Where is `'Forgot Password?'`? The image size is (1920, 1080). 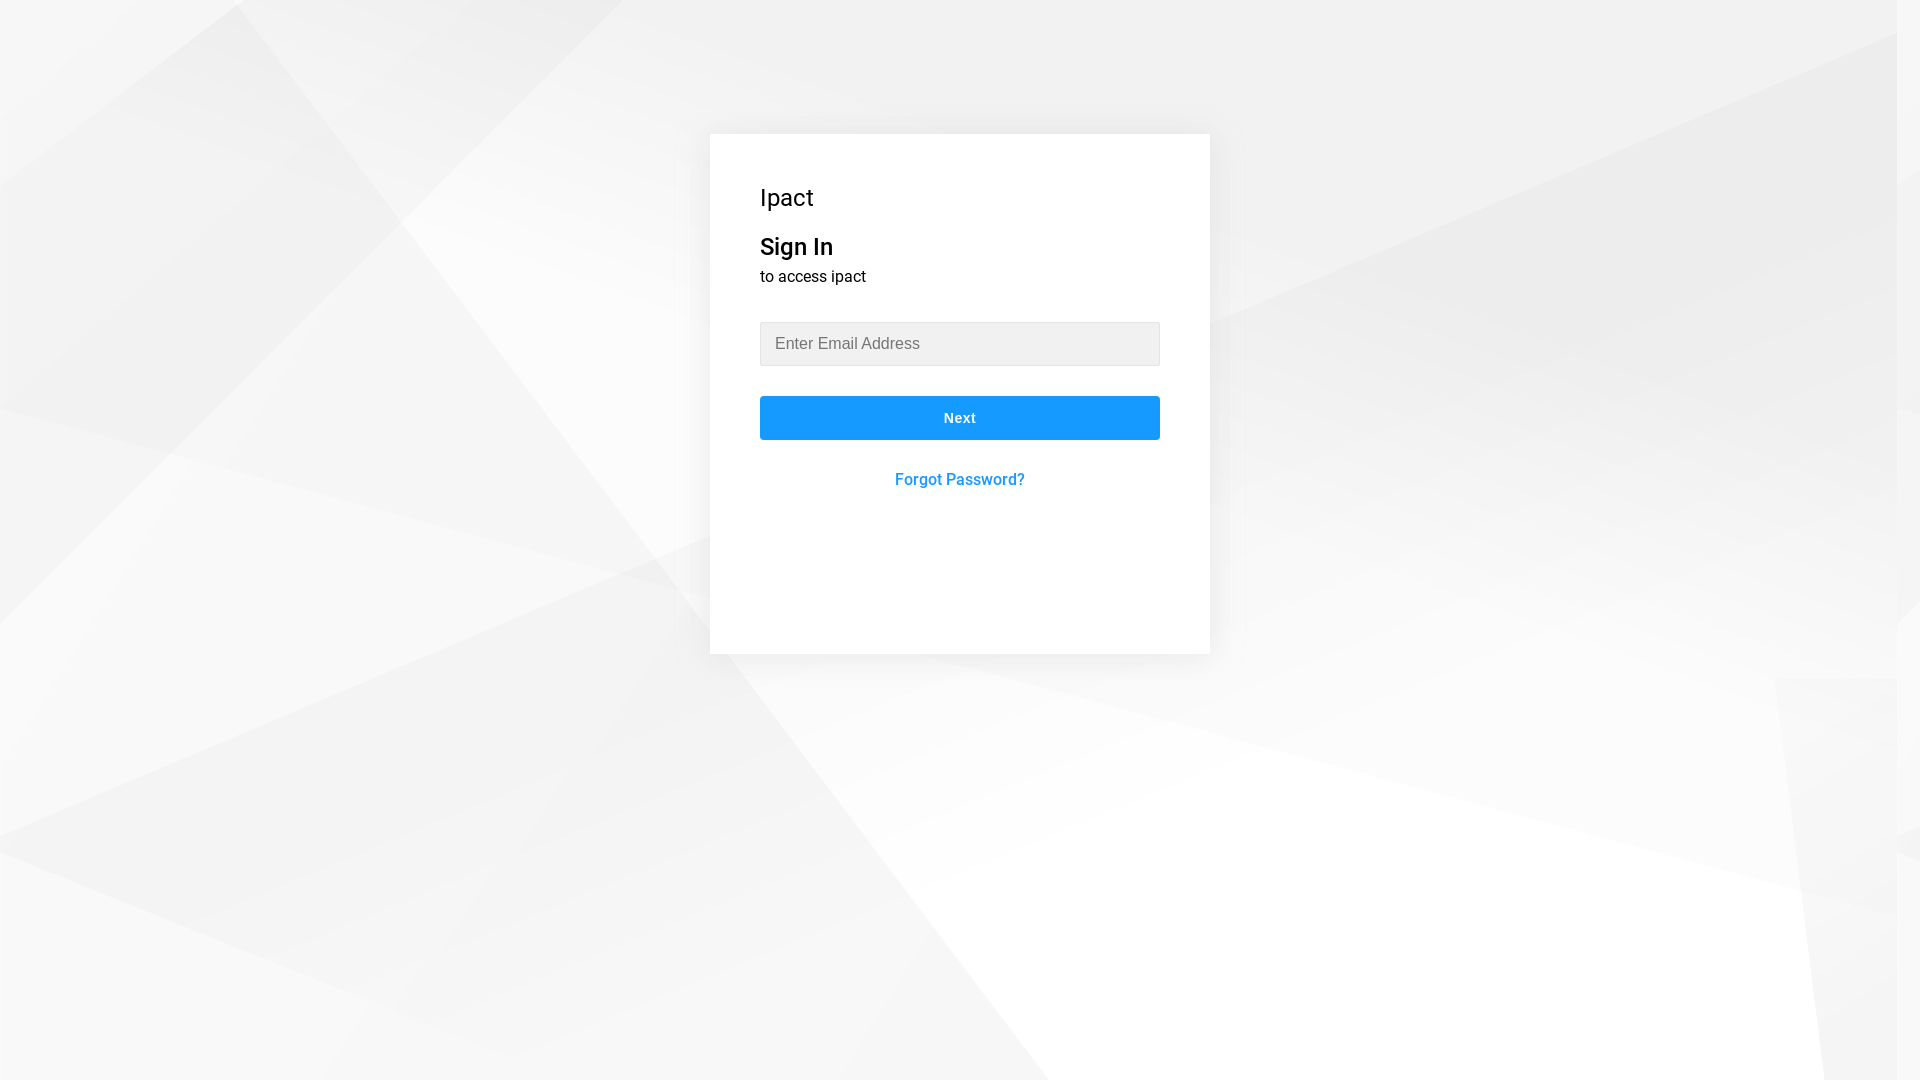
'Forgot Password?' is located at coordinates (960, 479).